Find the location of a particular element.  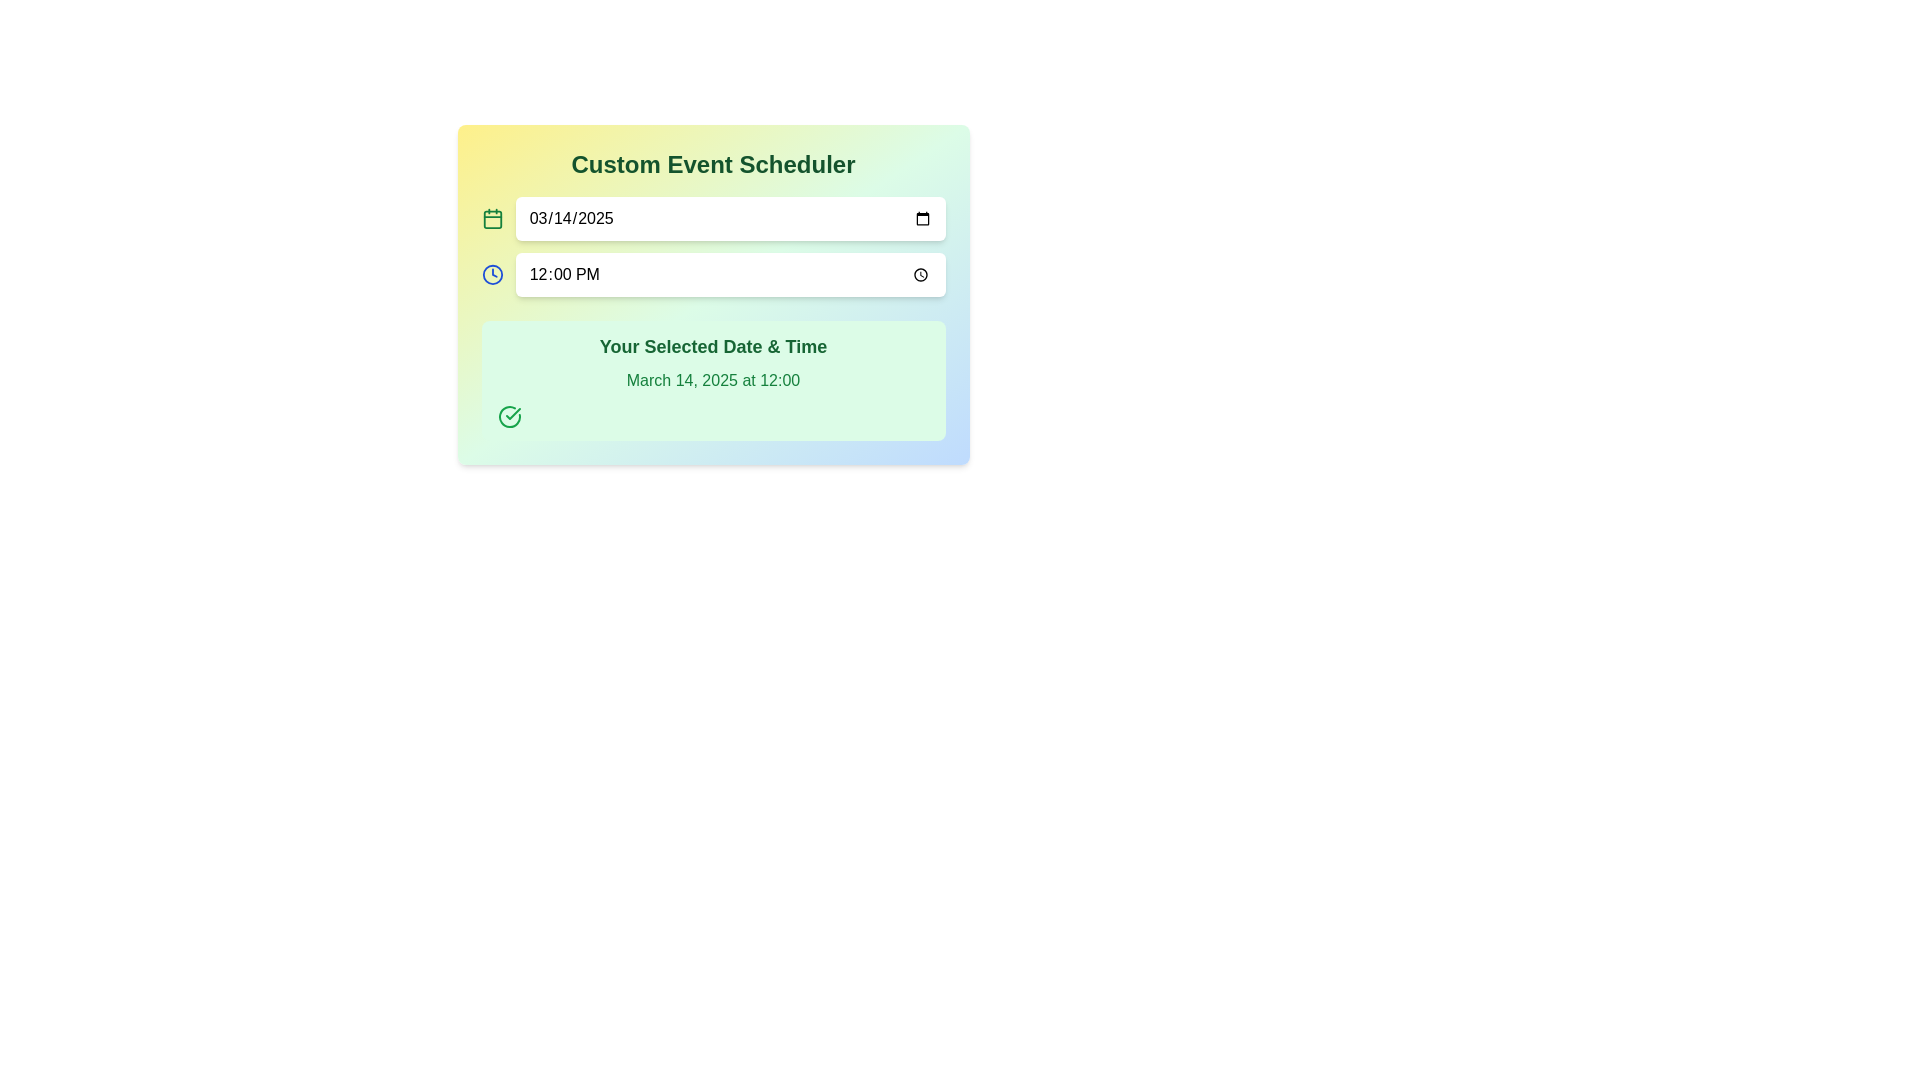

the time selection icon located immediately to the left of the input field displaying '12:00 PM' is located at coordinates (492, 274).